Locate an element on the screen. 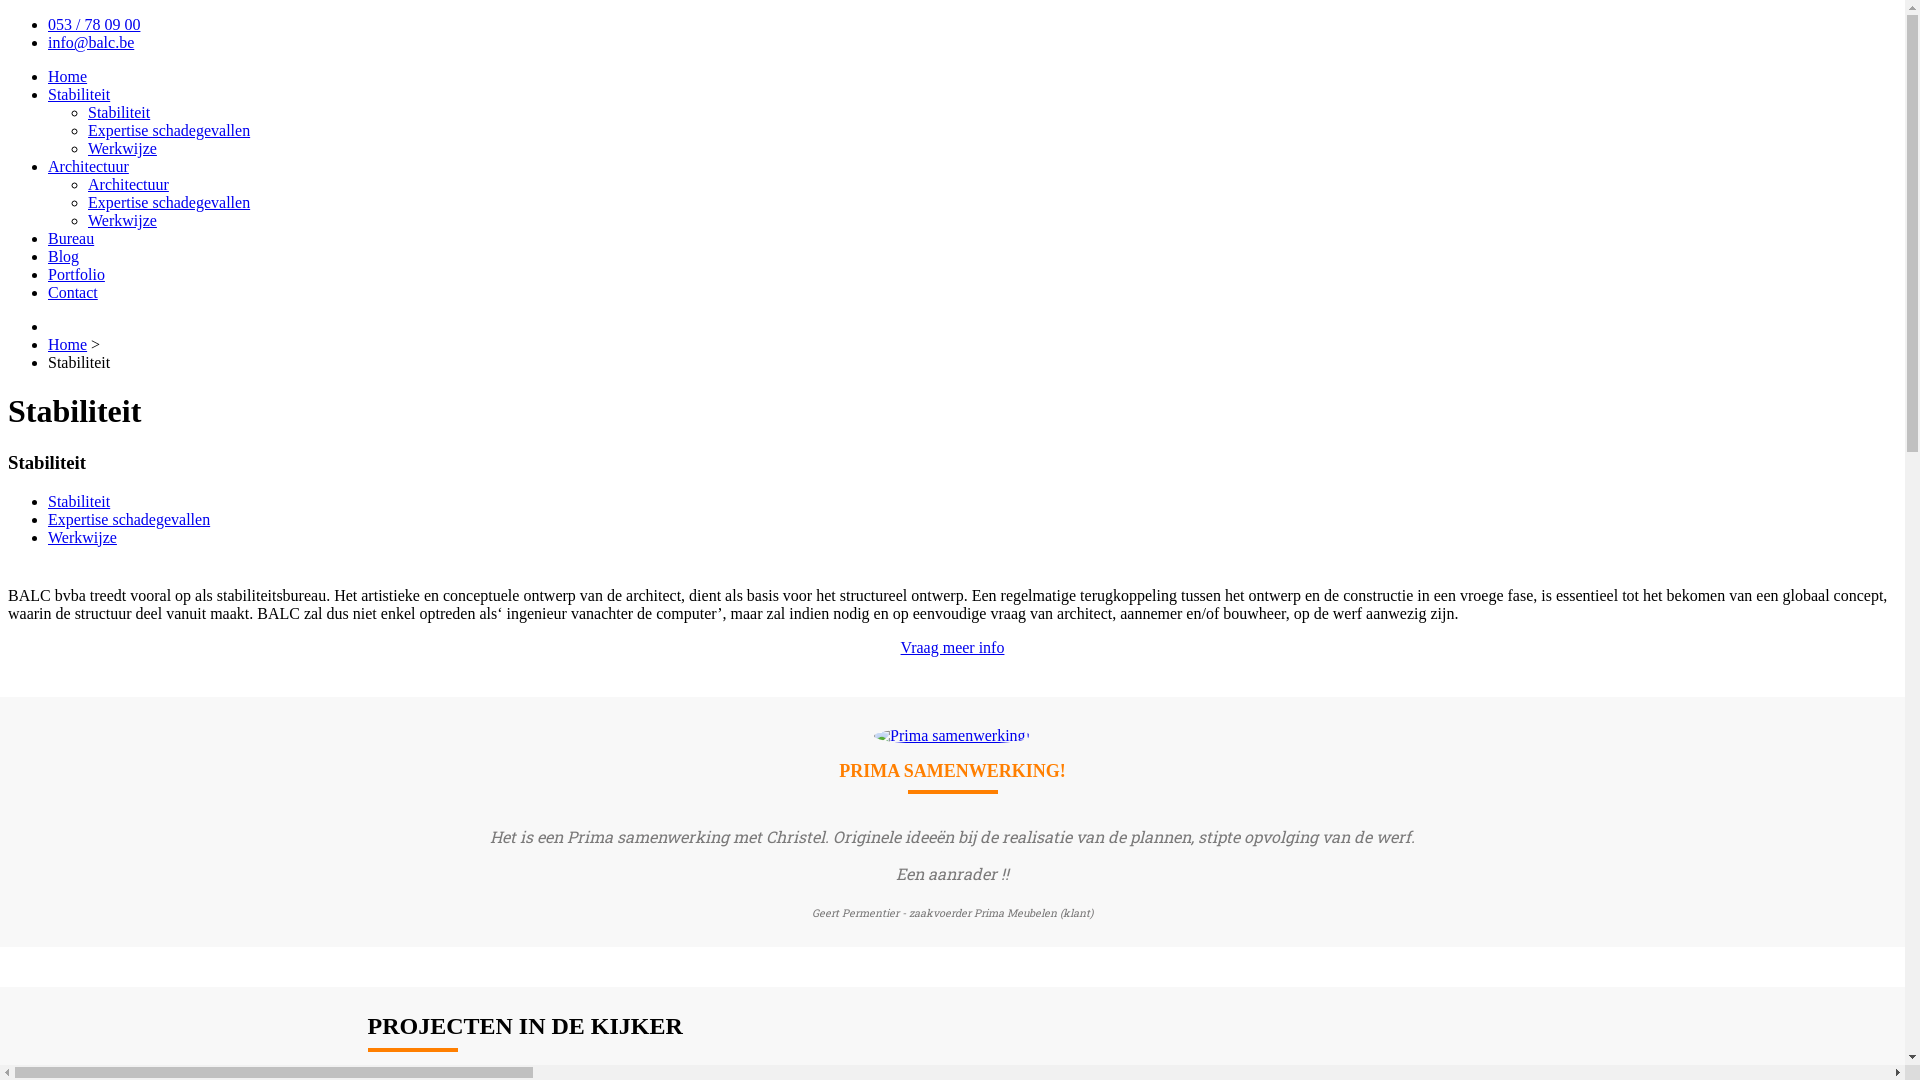 Image resolution: width=1920 pixels, height=1080 pixels. 'Werkwijze' is located at coordinates (48, 536).